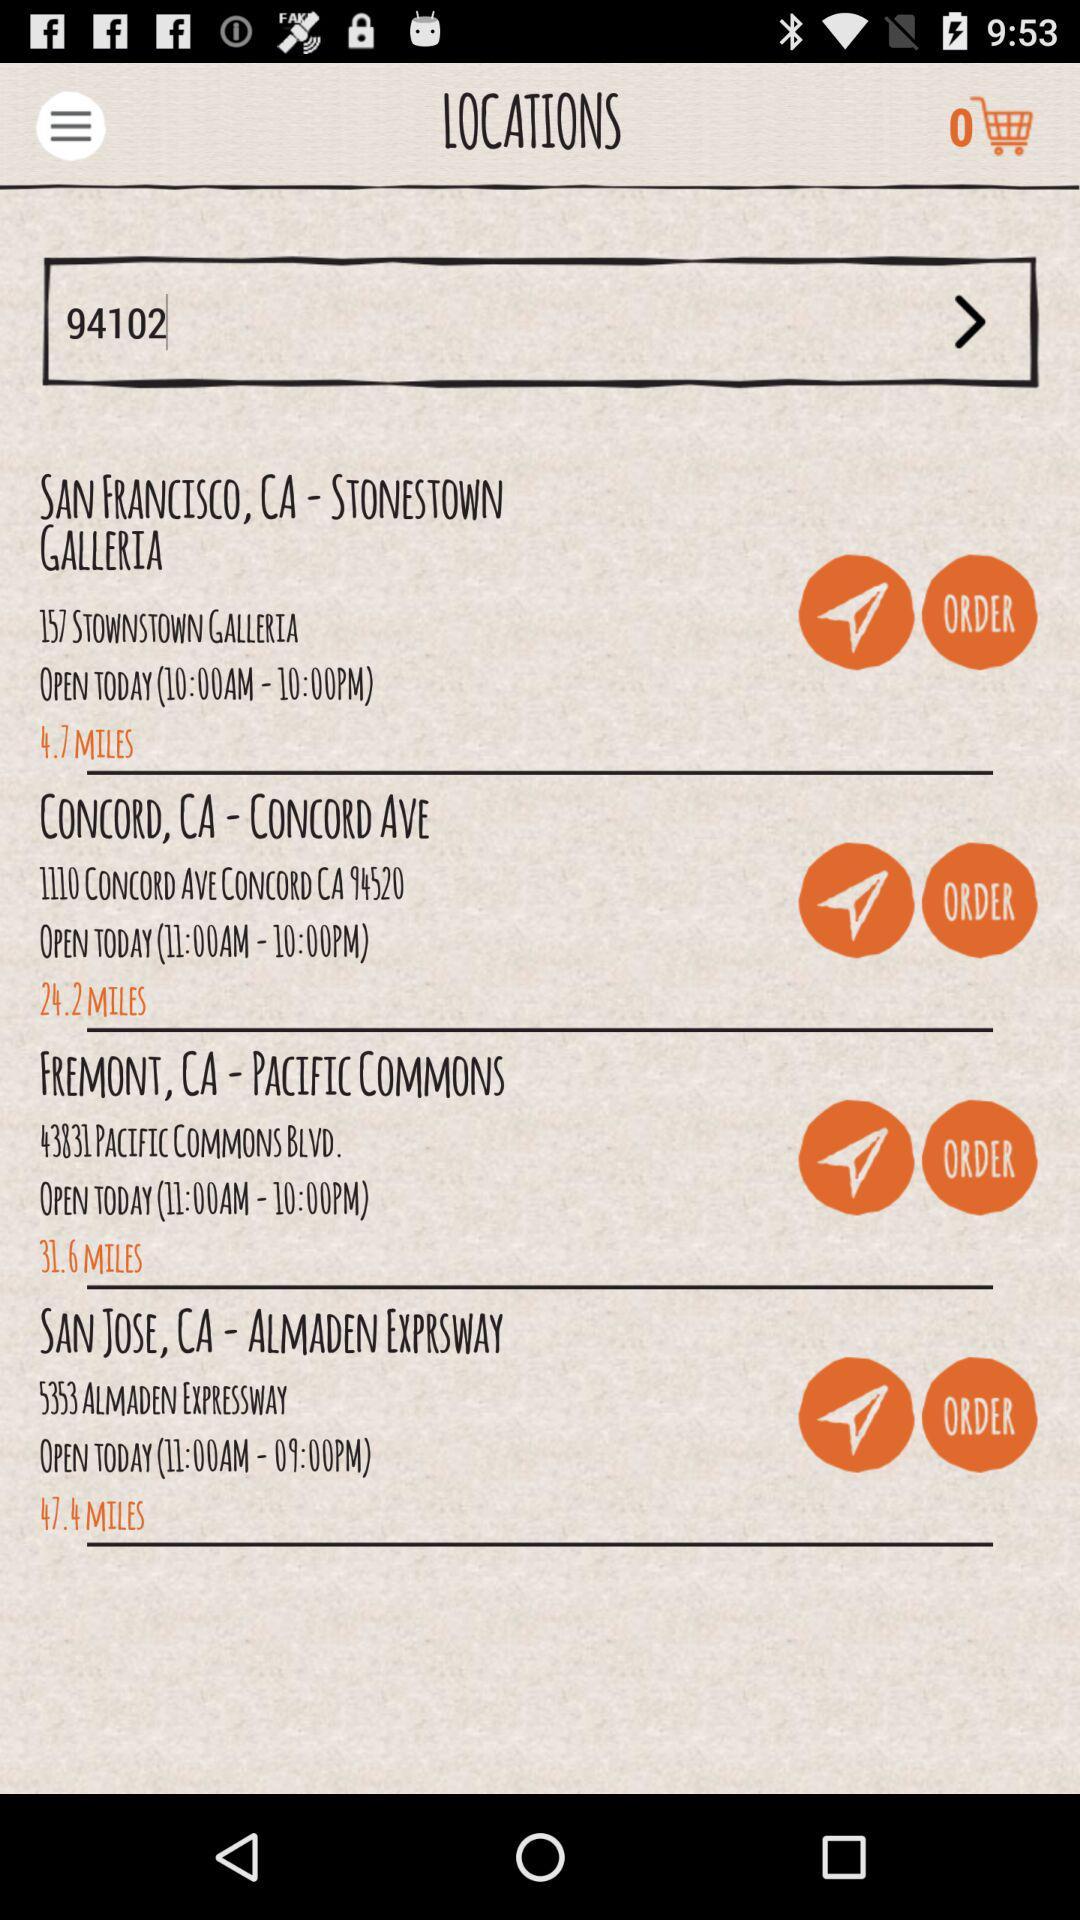 The height and width of the screenshot is (1920, 1080). What do you see at coordinates (69, 124) in the screenshot?
I see `settings` at bounding box center [69, 124].